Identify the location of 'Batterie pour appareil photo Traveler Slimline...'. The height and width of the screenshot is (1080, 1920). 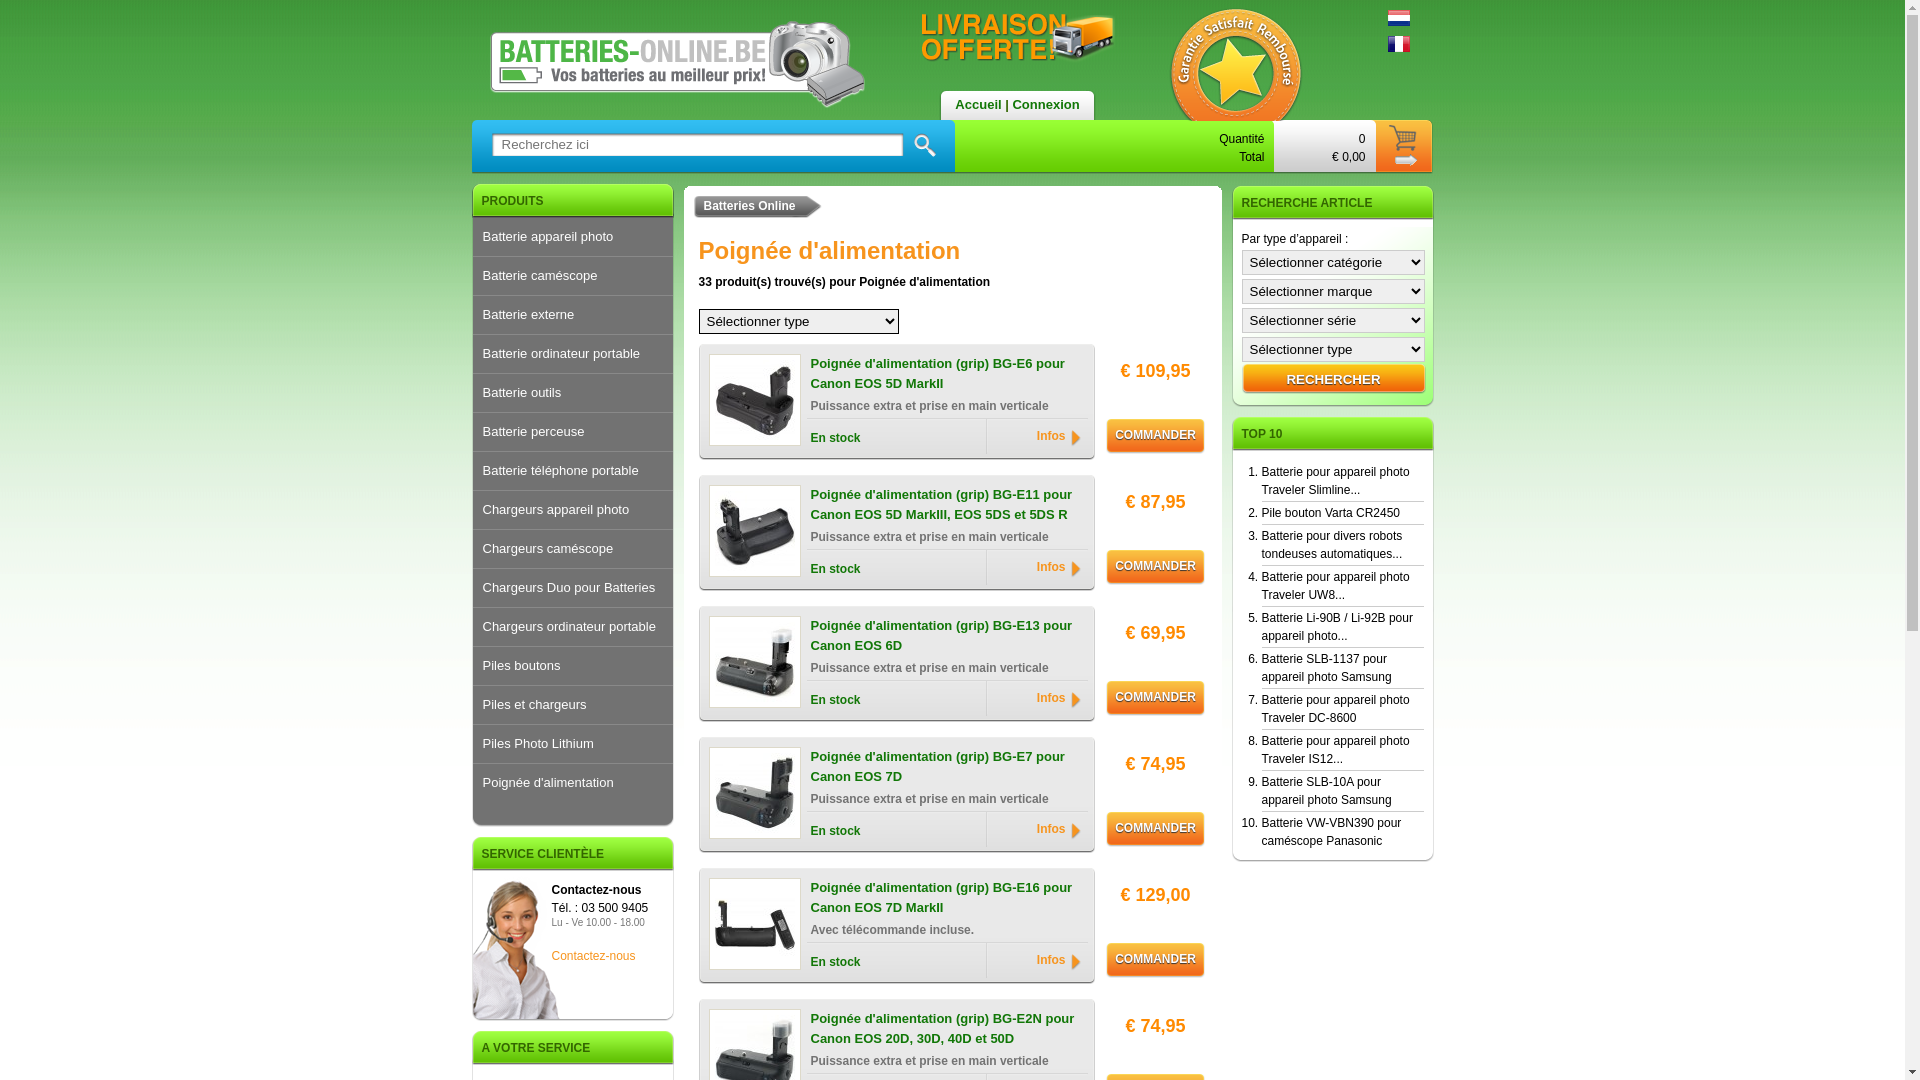
(1335, 481).